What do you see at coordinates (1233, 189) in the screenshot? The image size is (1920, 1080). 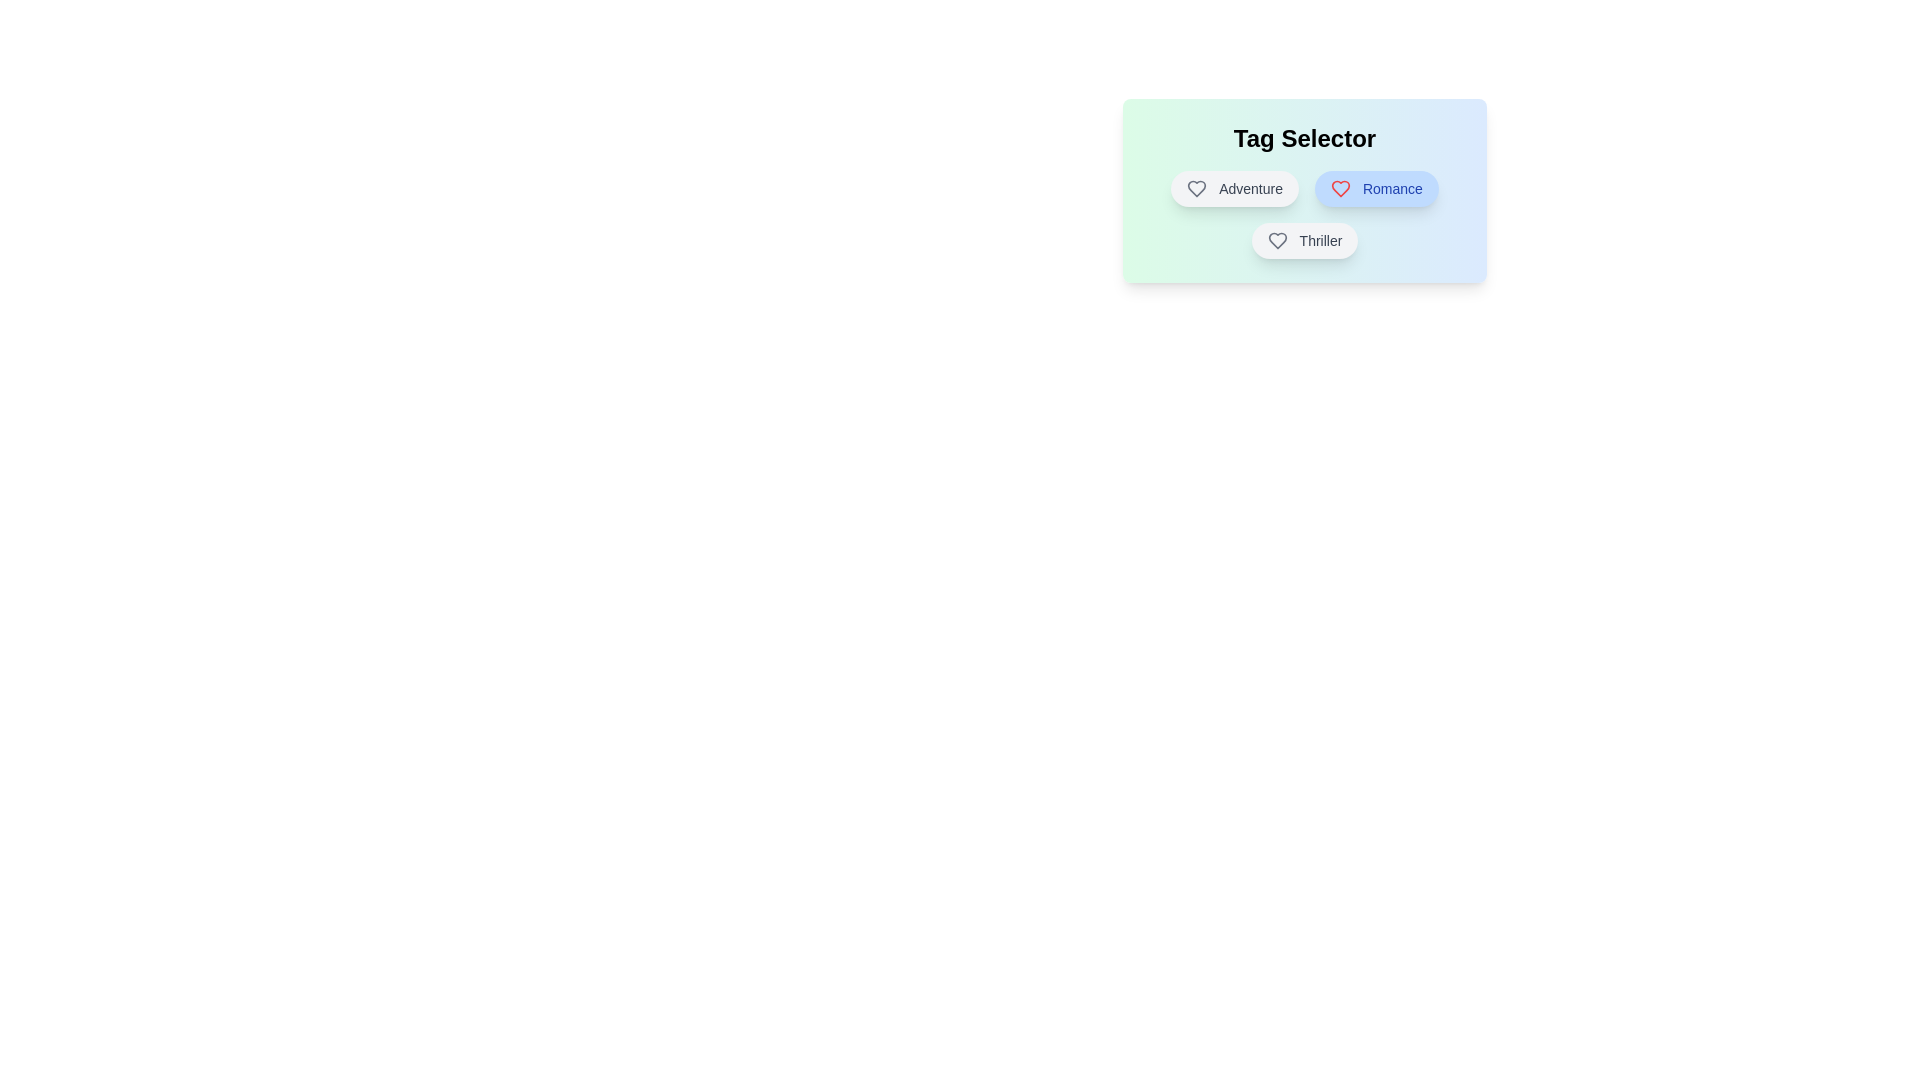 I see `the tag Adventure` at bounding box center [1233, 189].